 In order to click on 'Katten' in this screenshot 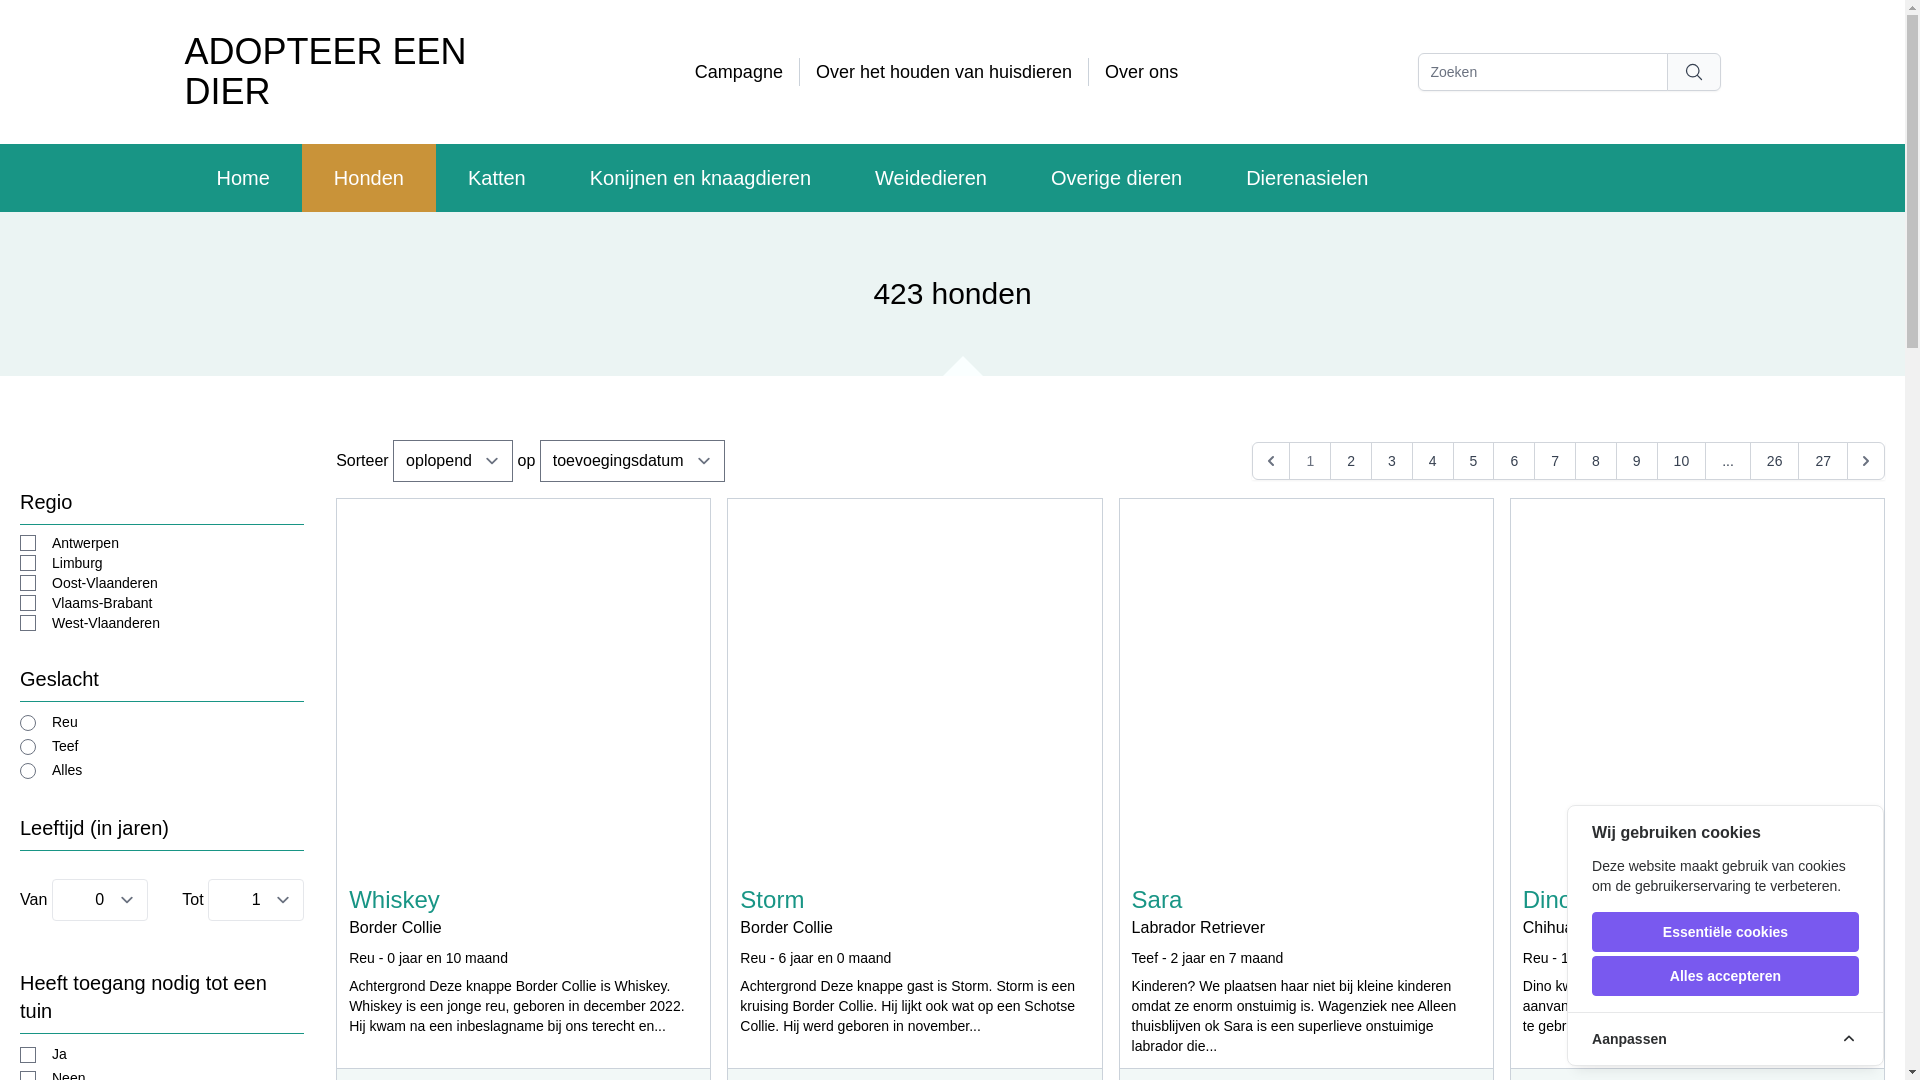, I will do `click(497, 176)`.